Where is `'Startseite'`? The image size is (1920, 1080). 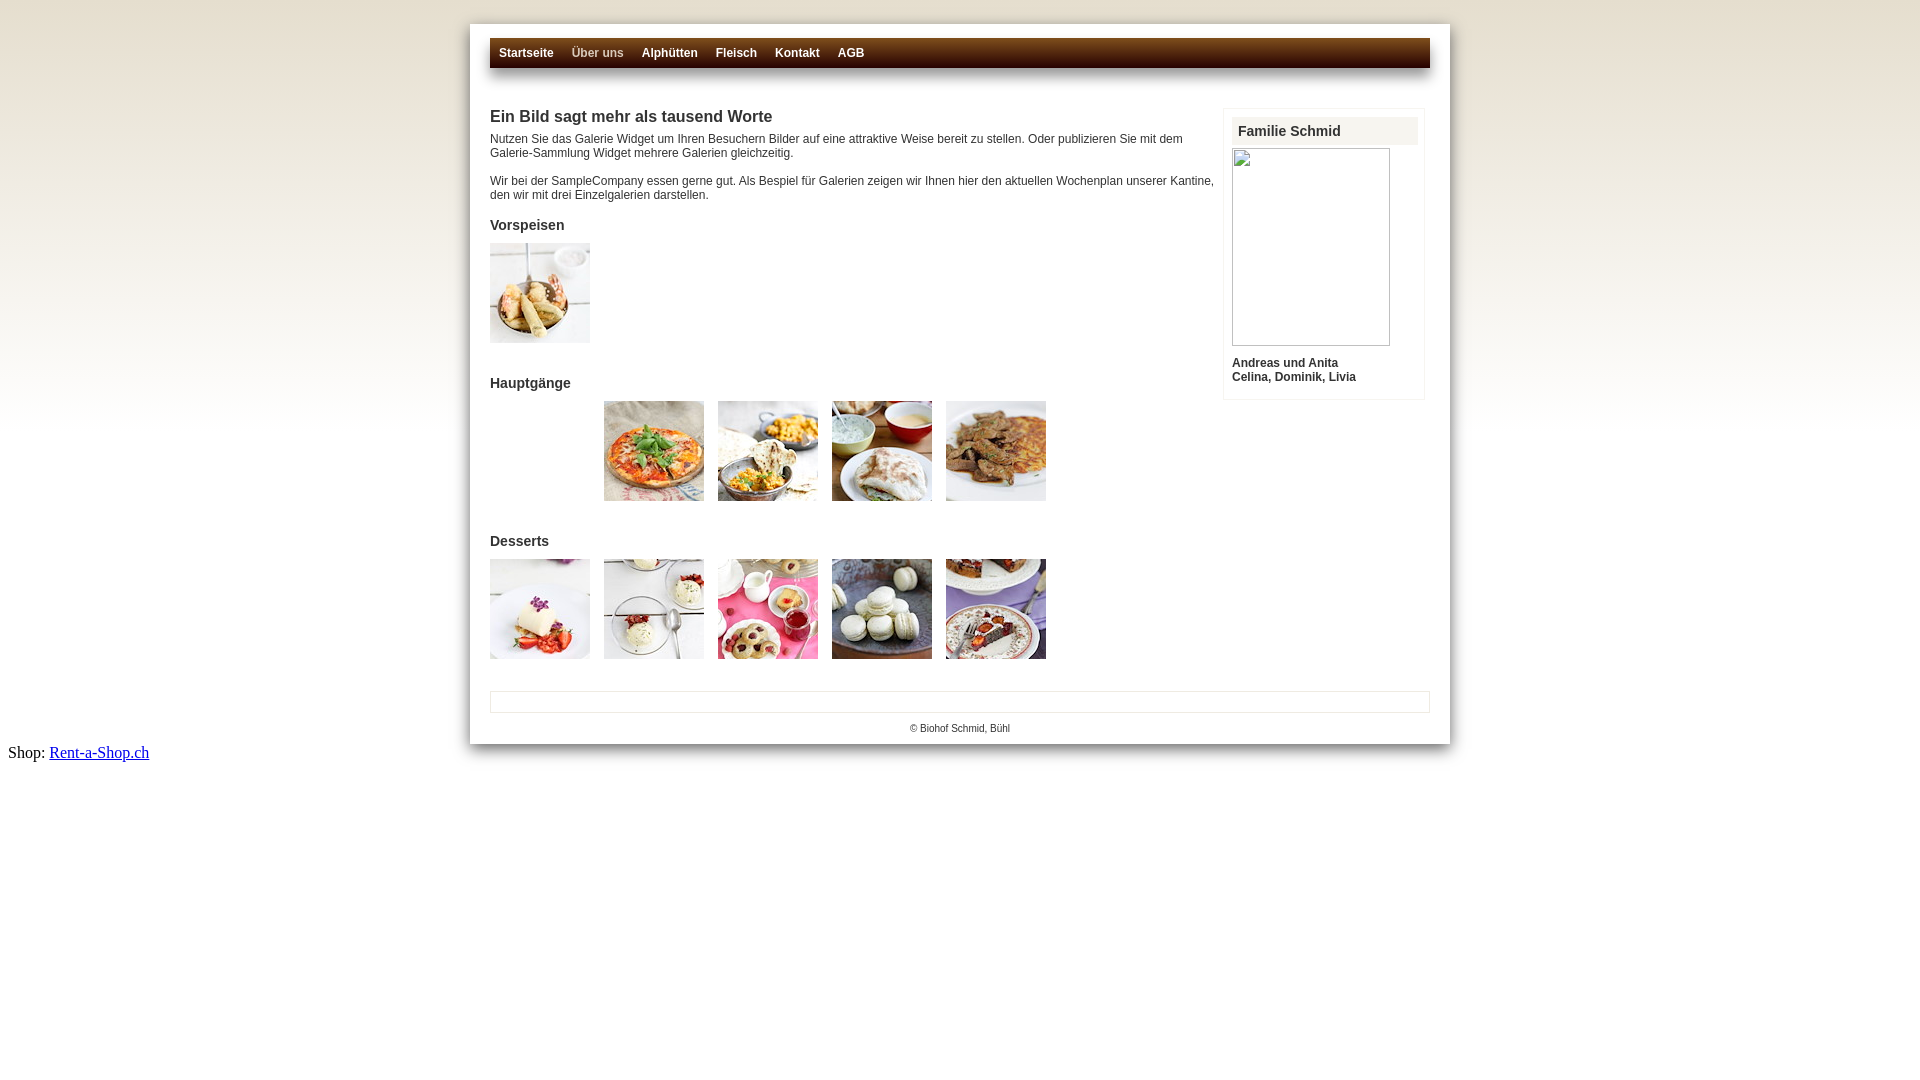
'Startseite' is located at coordinates (526, 60).